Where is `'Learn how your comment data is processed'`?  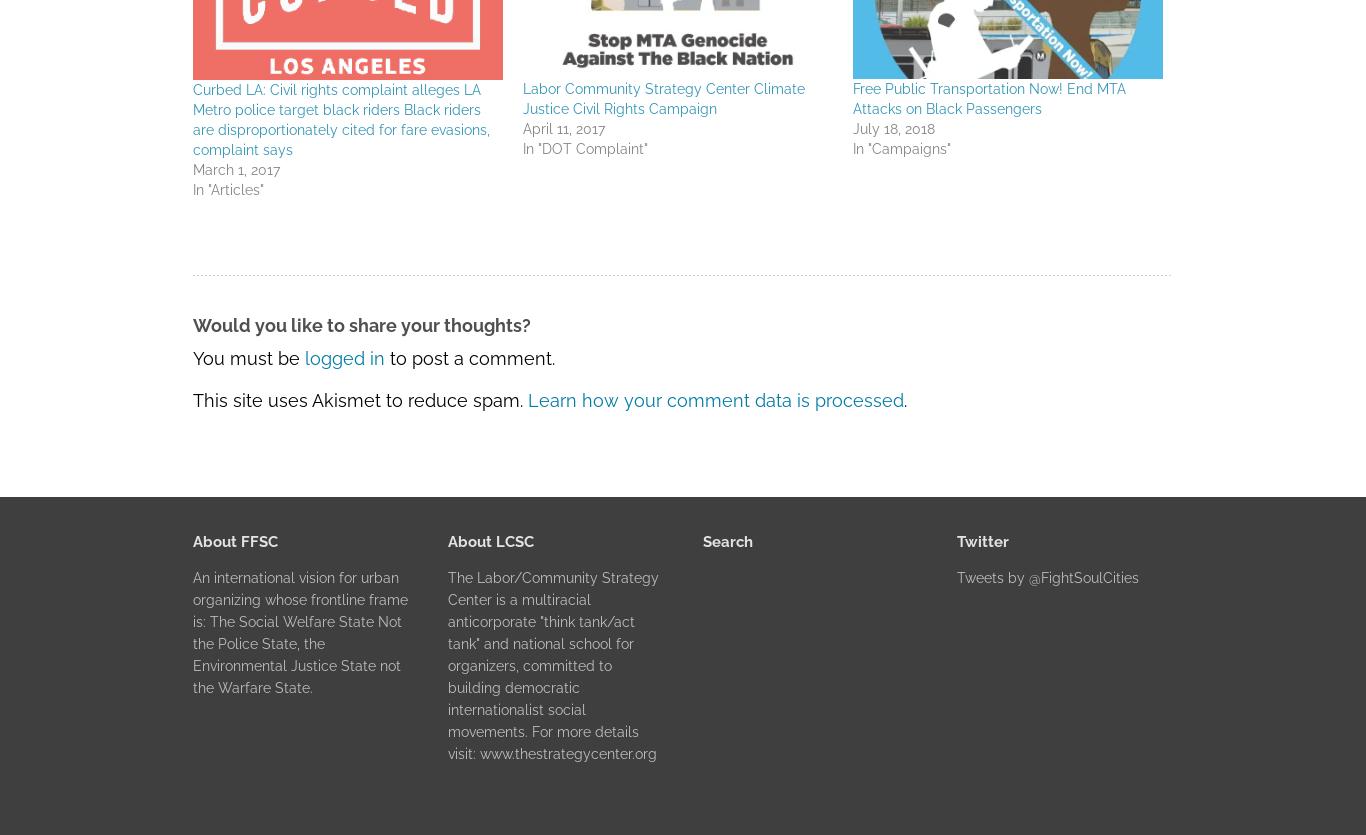
'Learn how your comment data is processed' is located at coordinates (716, 399).